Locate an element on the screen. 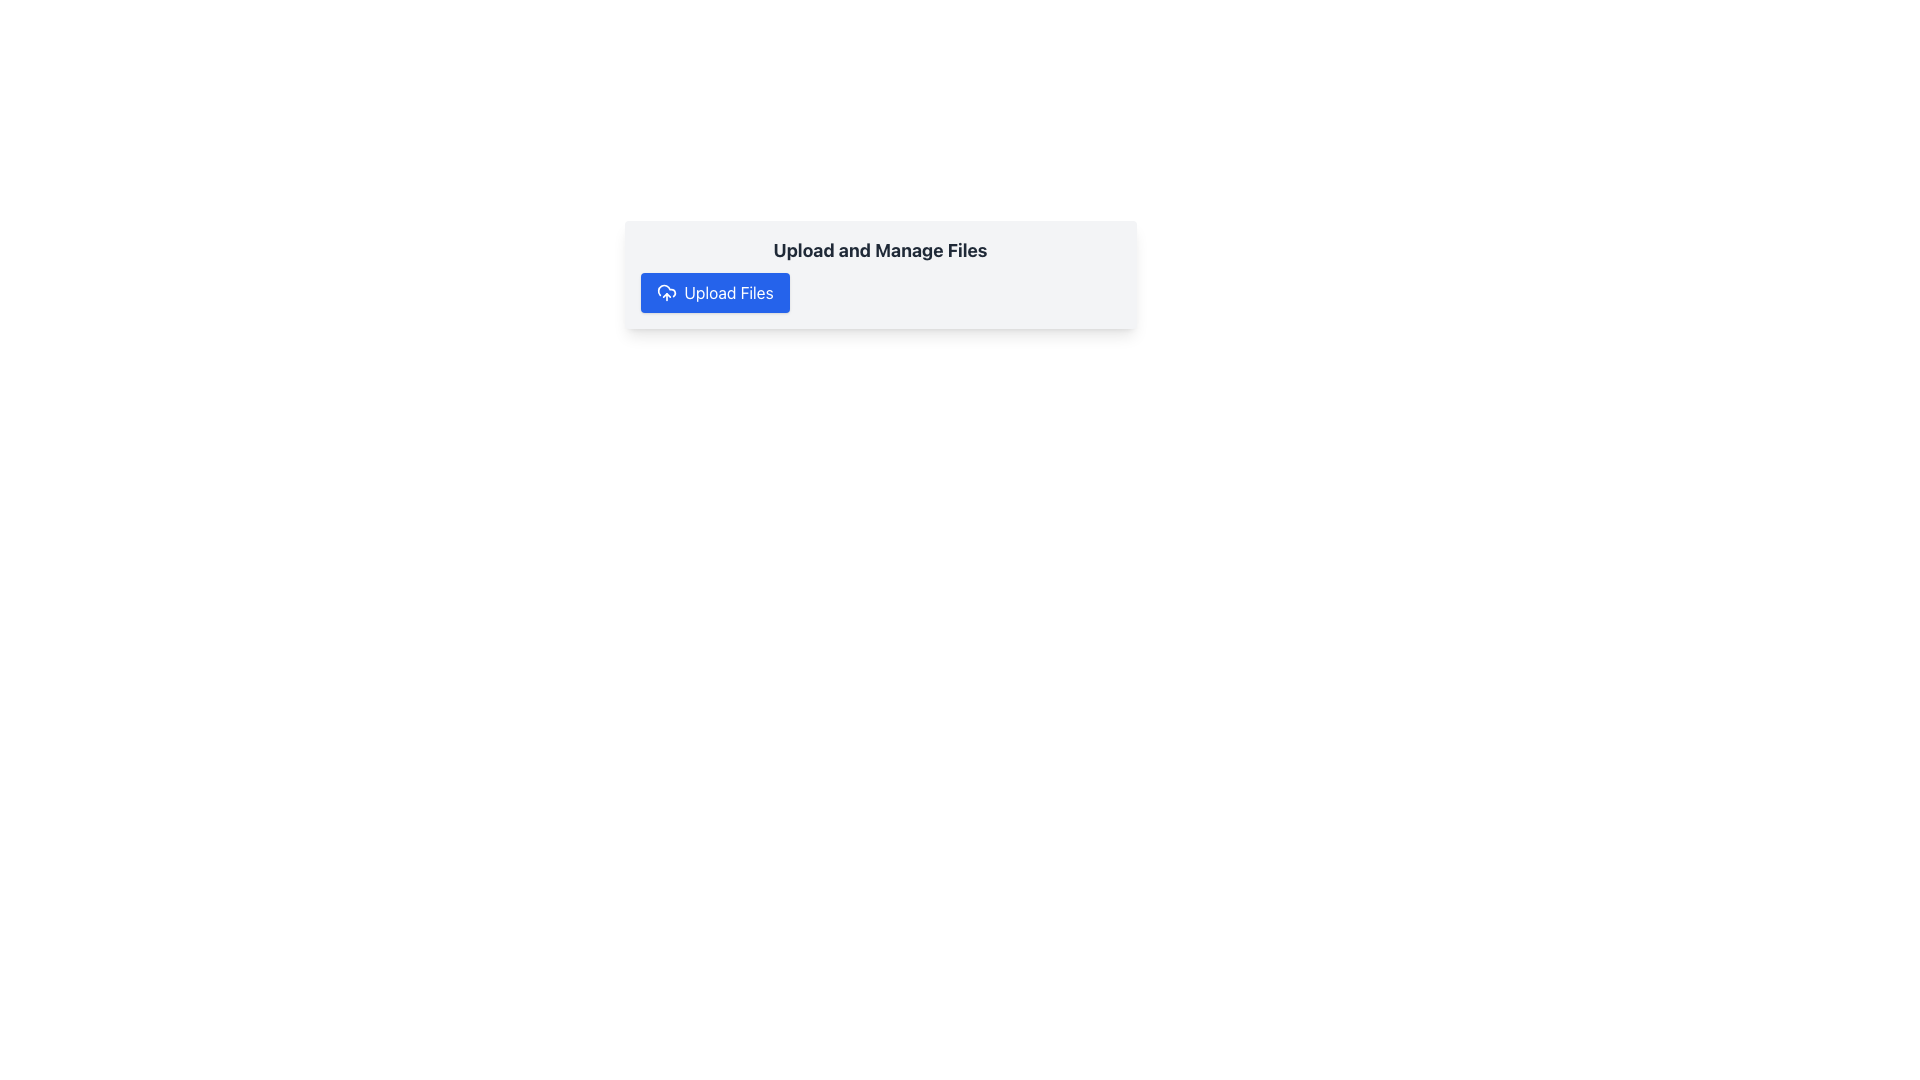  the 'Upload Files' button with a blue background and white text for accessibility is located at coordinates (715, 293).